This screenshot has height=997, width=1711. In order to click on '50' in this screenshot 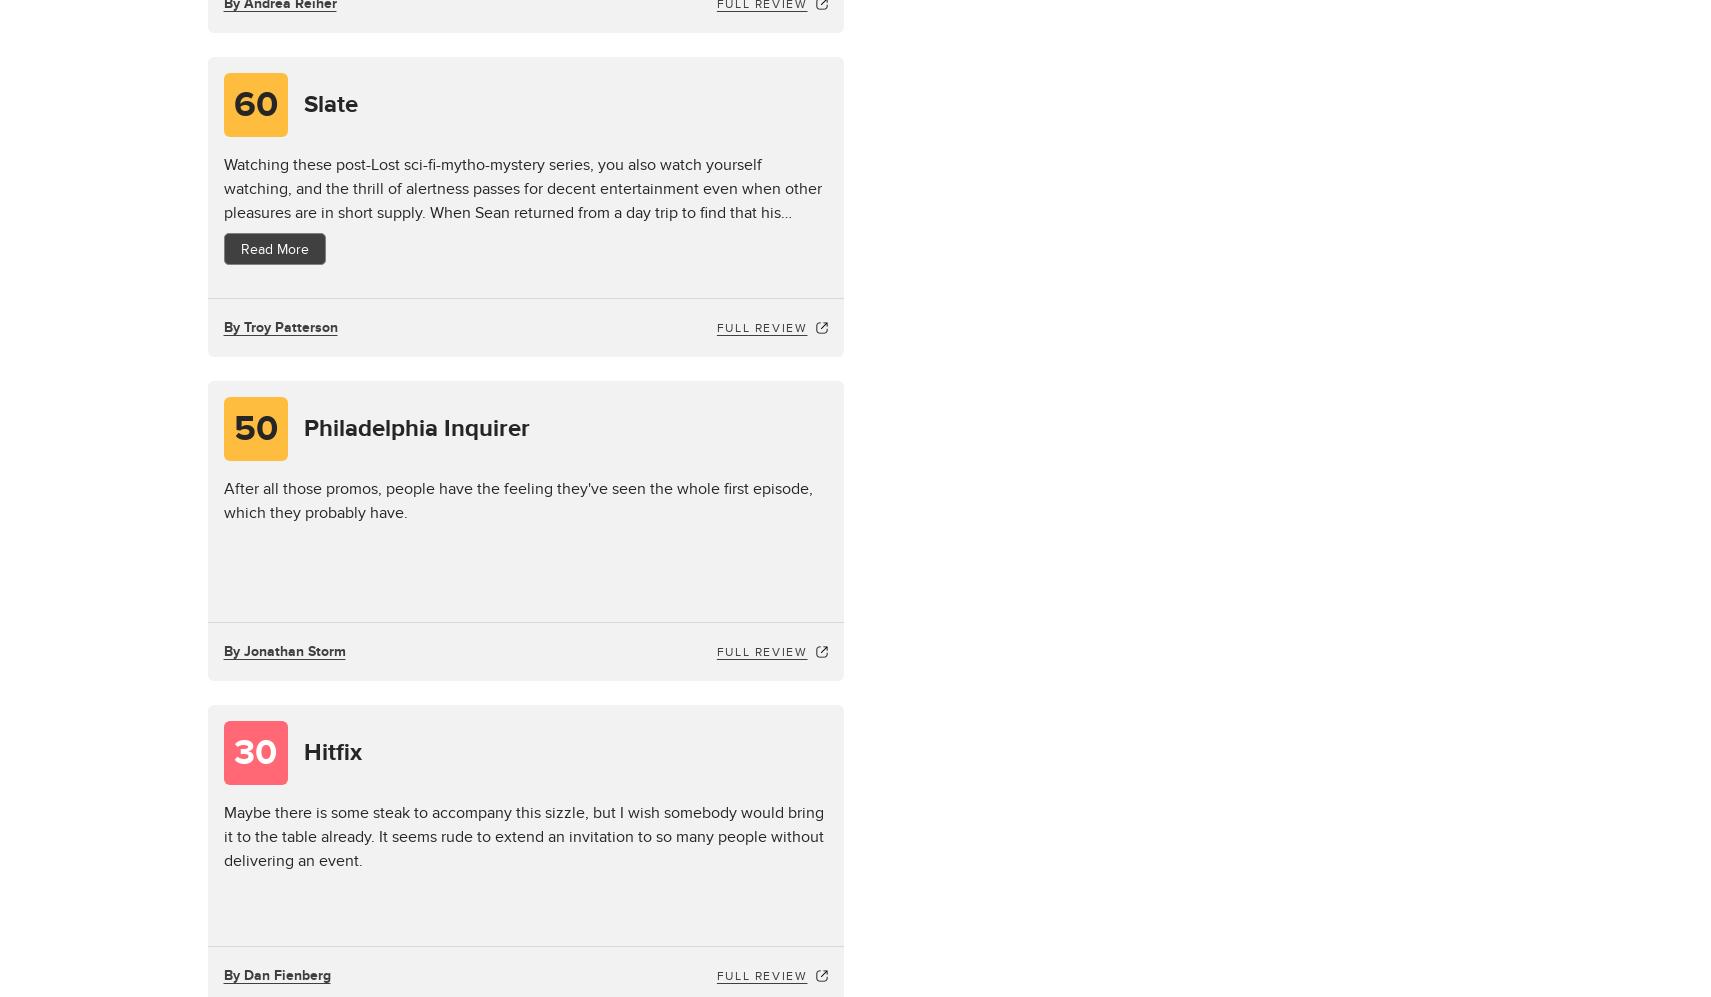, I will do `click(253, 428)`.